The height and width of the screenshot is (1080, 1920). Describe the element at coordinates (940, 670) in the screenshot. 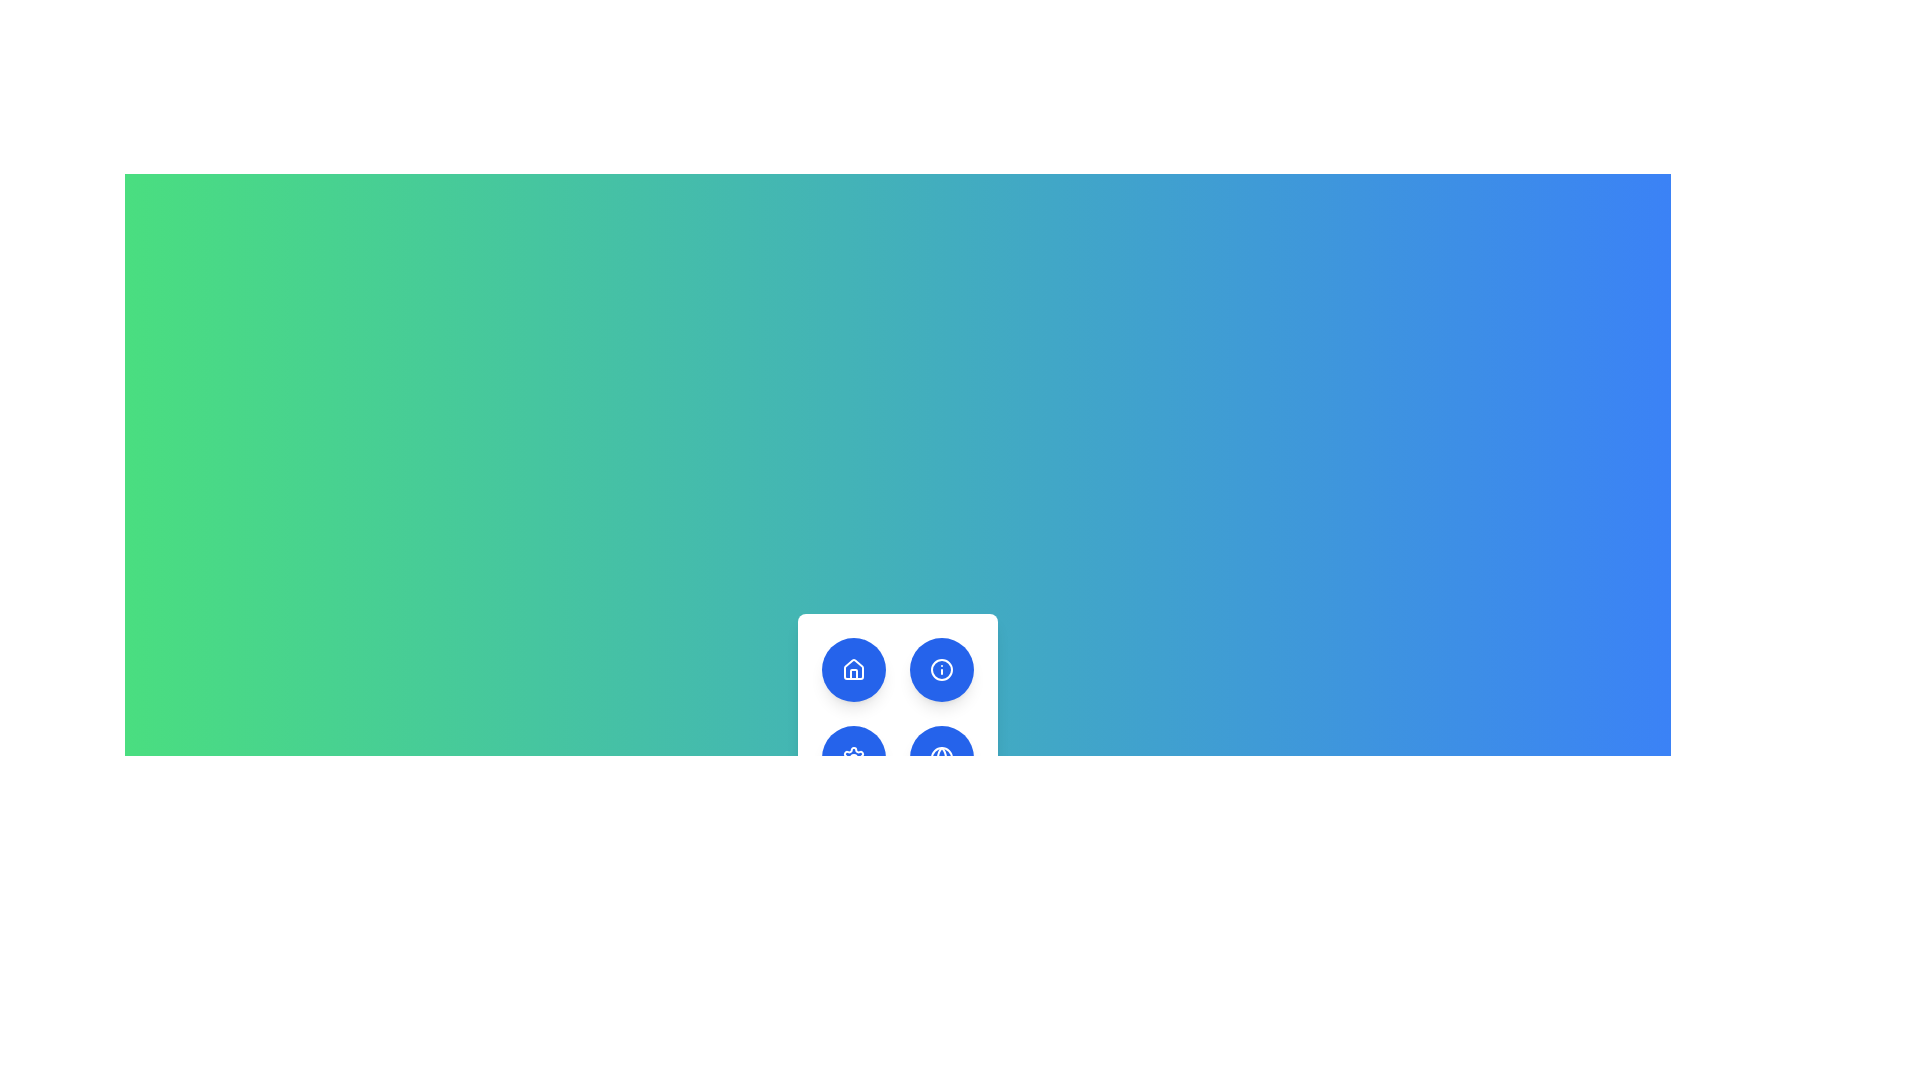

I see `the circular blue button with an information icon located in the top-right corner of the grid layout` at that location.